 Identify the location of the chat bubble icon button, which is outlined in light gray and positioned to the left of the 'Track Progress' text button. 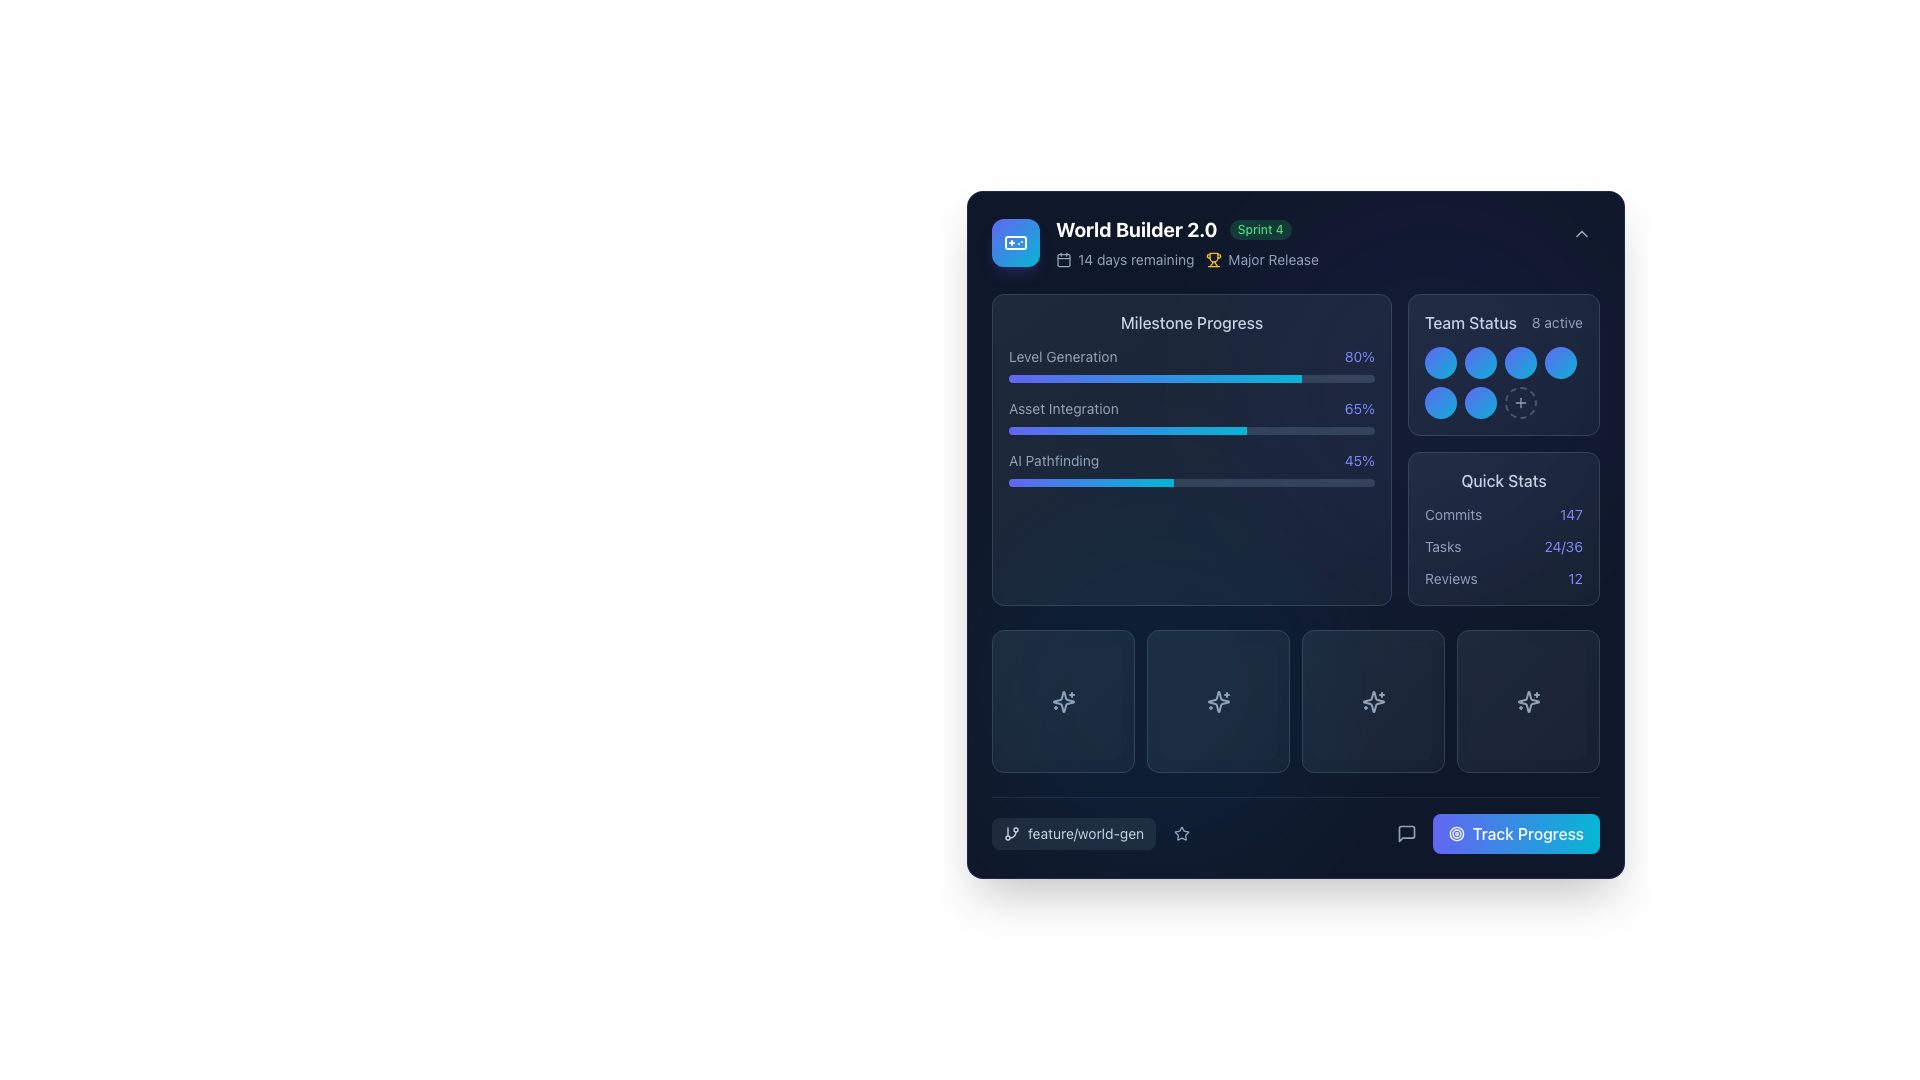
(1405, 833).